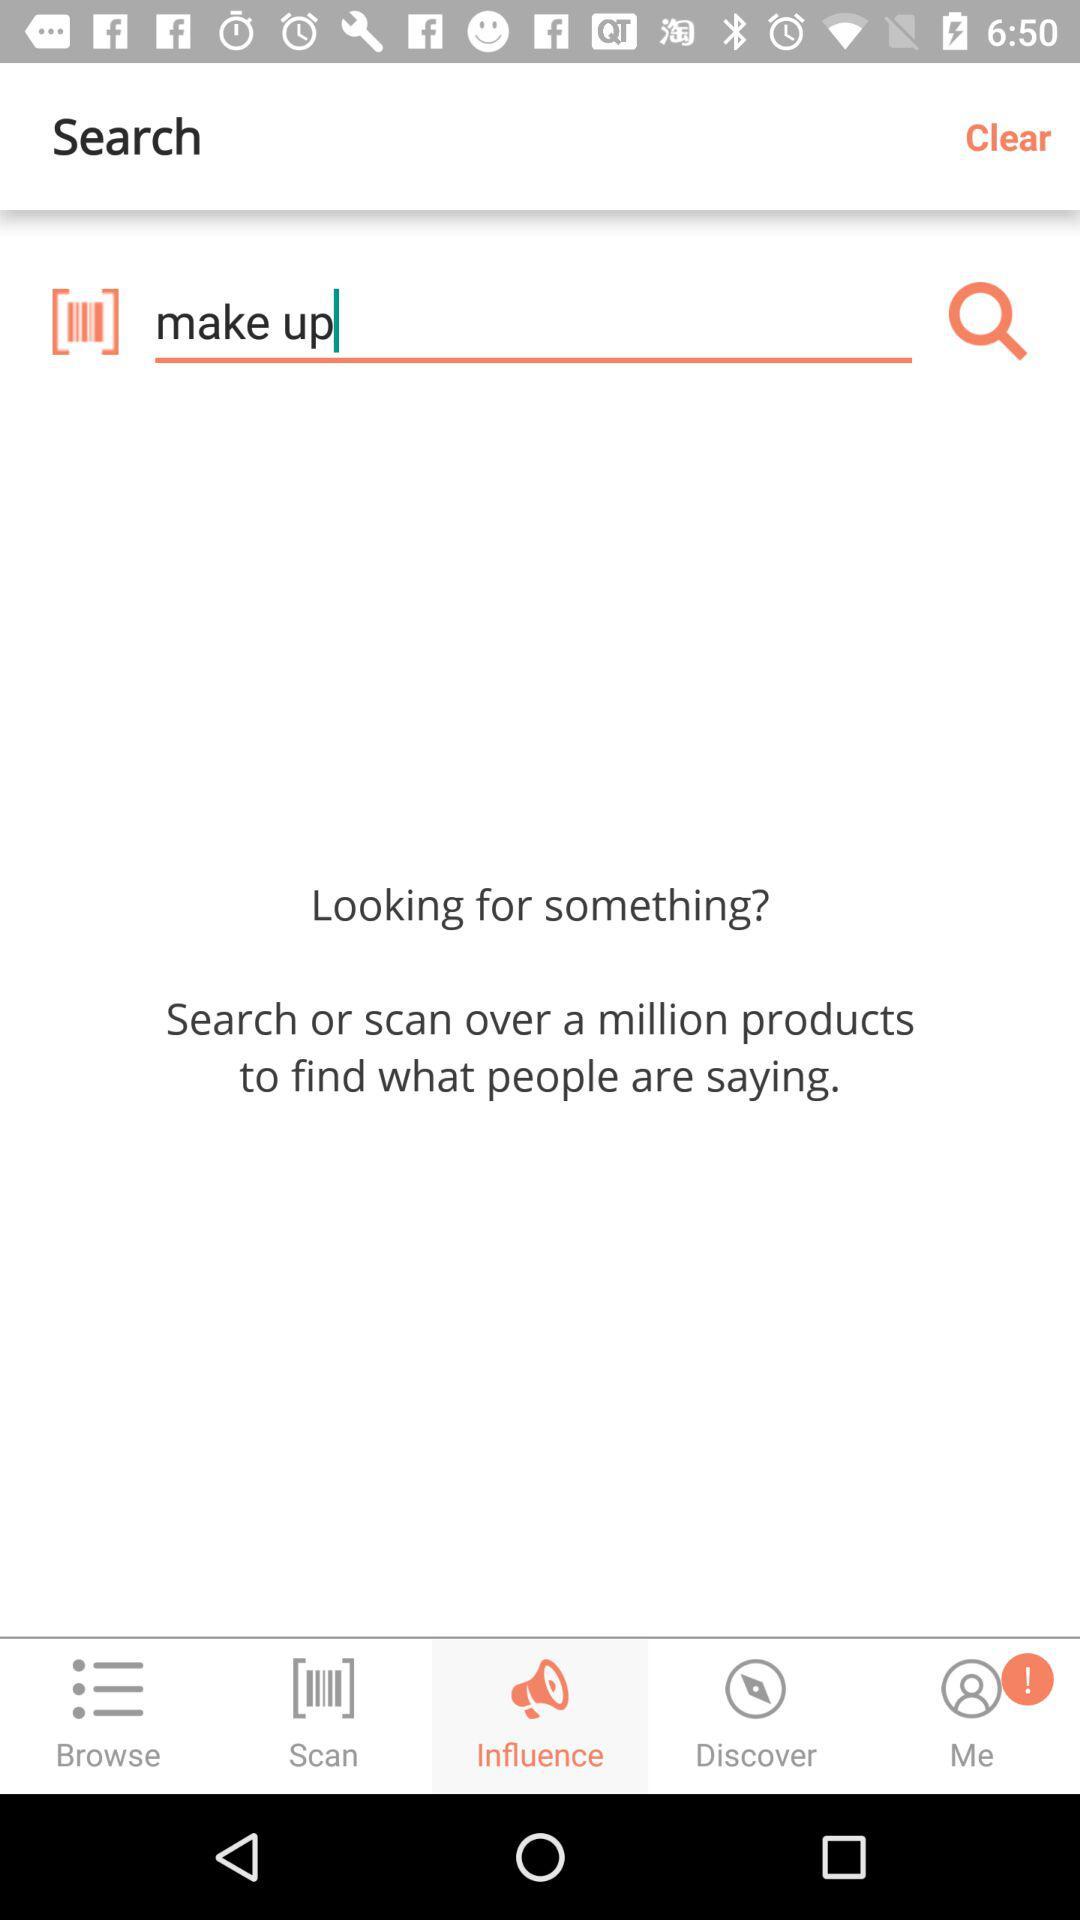 The image size is (1080, 1920). I want to click on the item below search icon, so click(532, 321).